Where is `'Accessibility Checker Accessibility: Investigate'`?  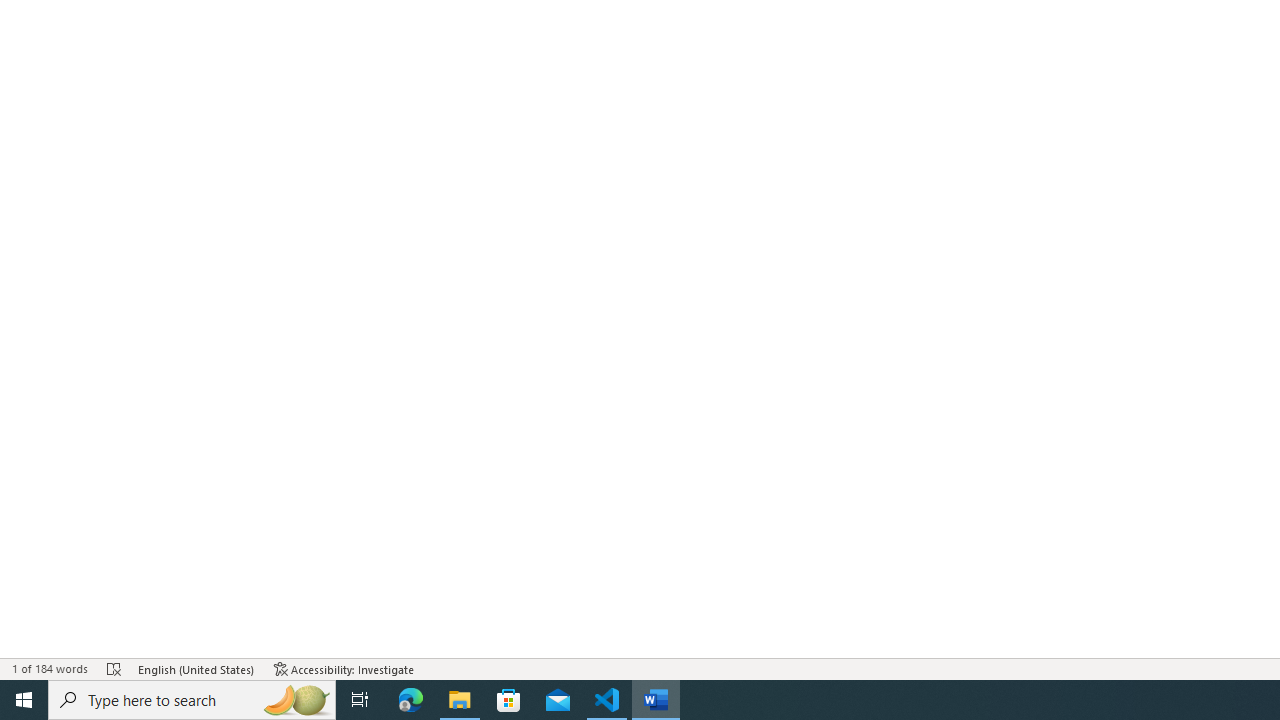
'Accessibility Checker Accessibility: Investigate' is located at coordinates (344, 669).